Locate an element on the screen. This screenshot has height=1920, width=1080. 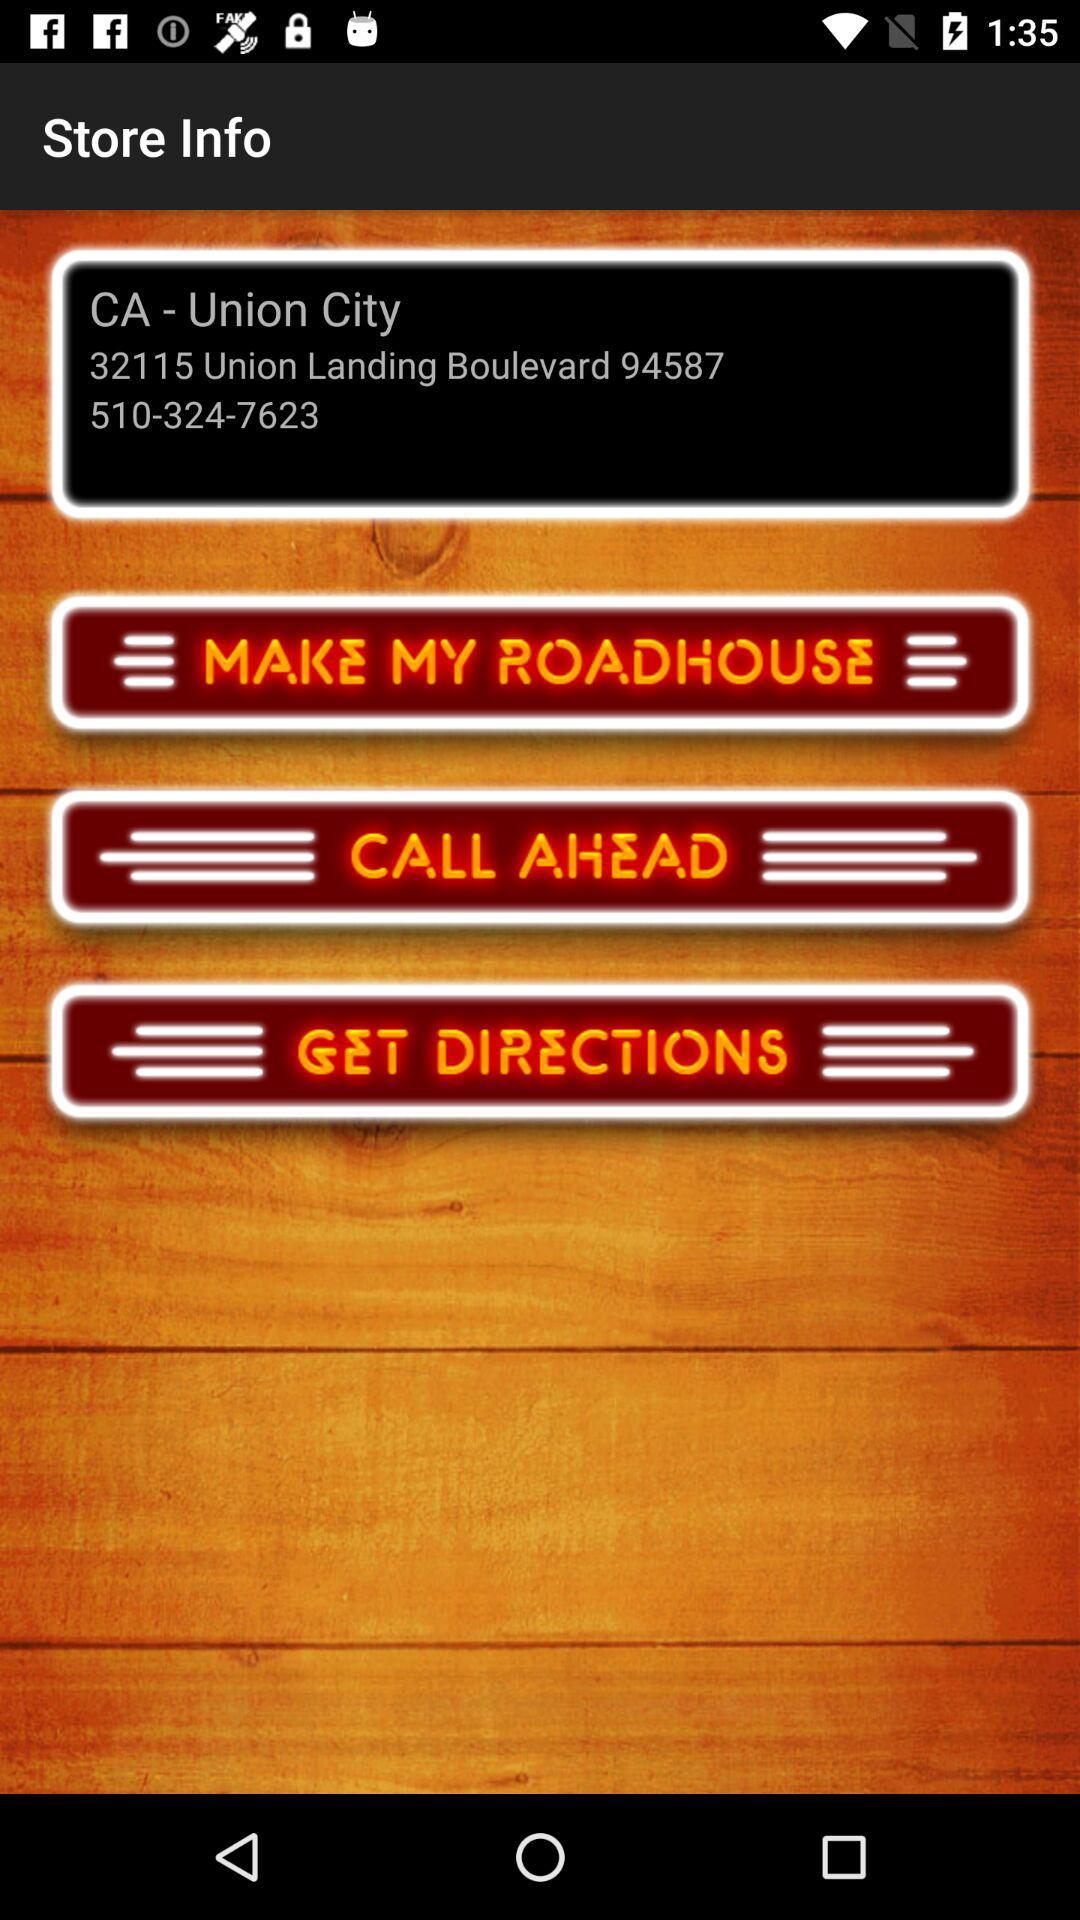
order food is located at coordinates (540, 681).